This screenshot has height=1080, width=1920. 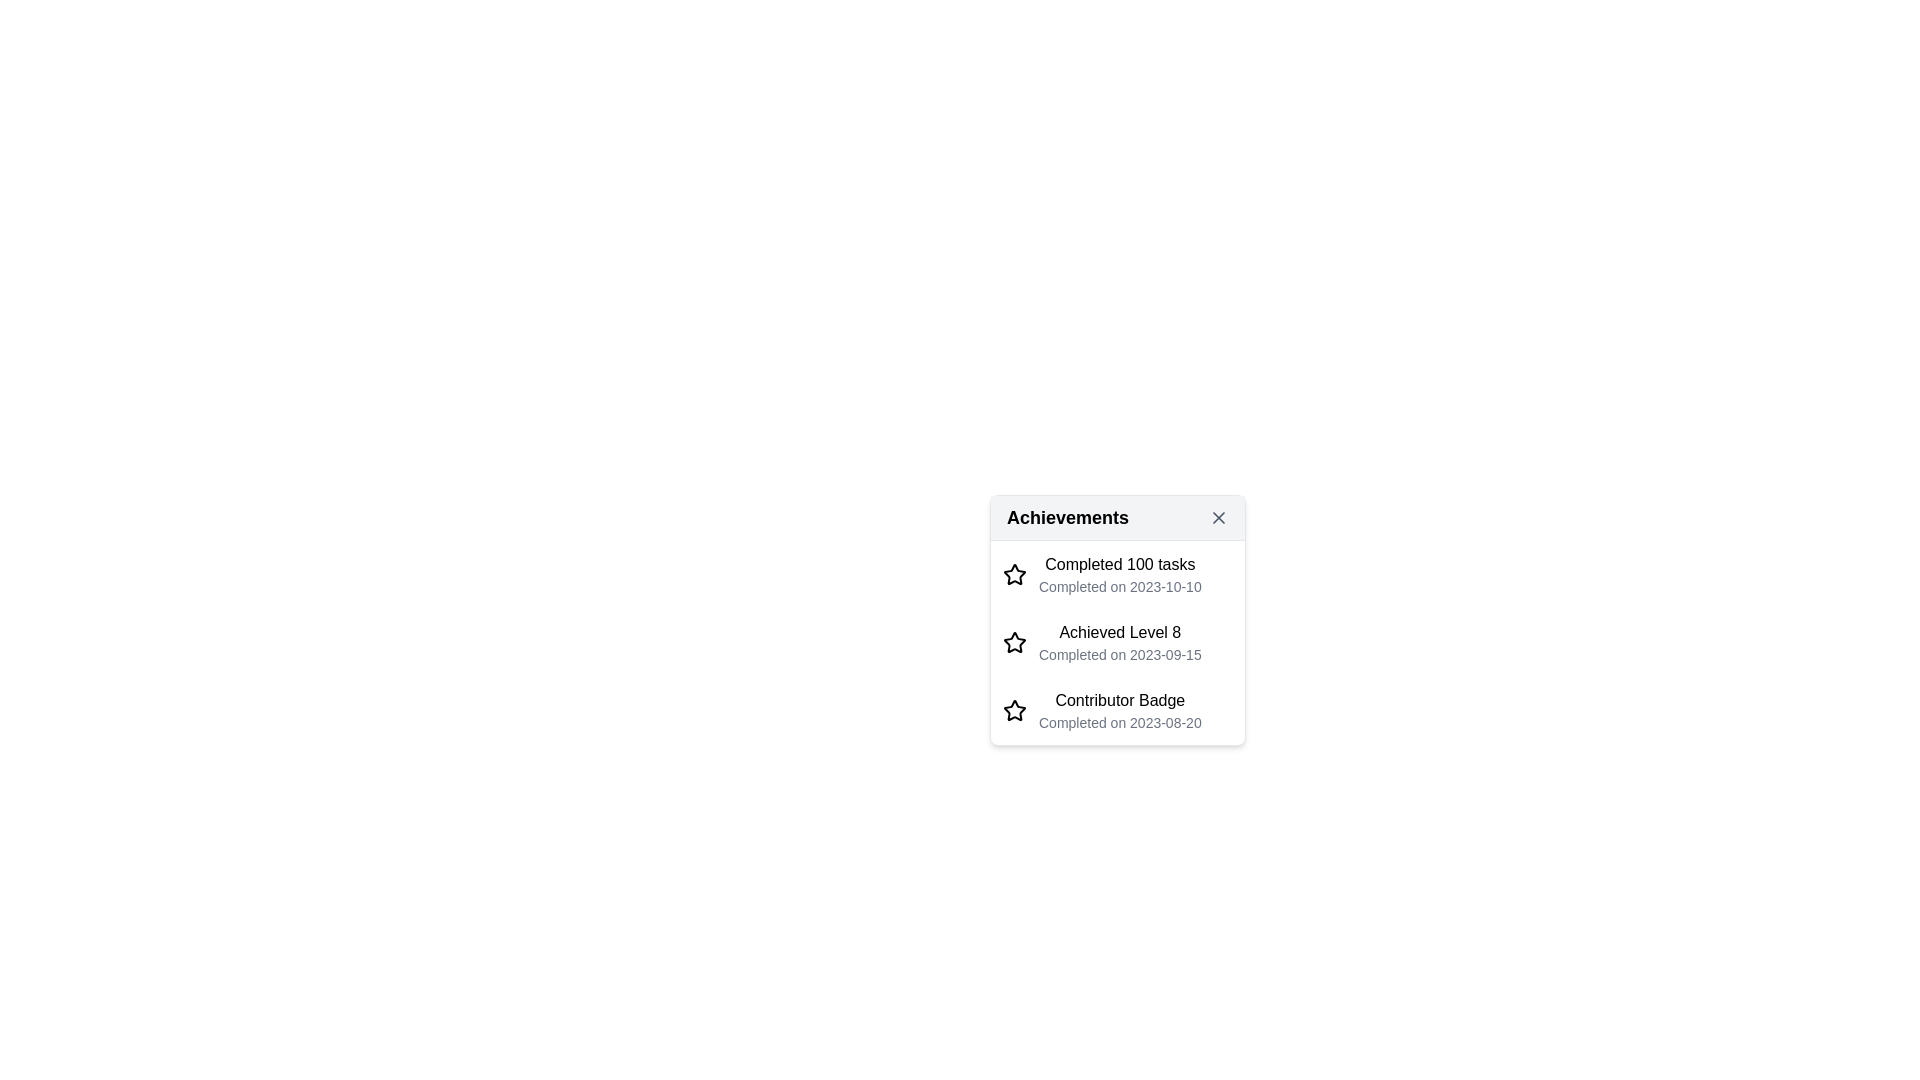 What do you see at coordinates (1120, 699) in the screenshot?
I see `the 'Contributor Badge' achievement label, which is the heading text of the third item in the vertical list of achievements` at bounding box center [1120, 699].